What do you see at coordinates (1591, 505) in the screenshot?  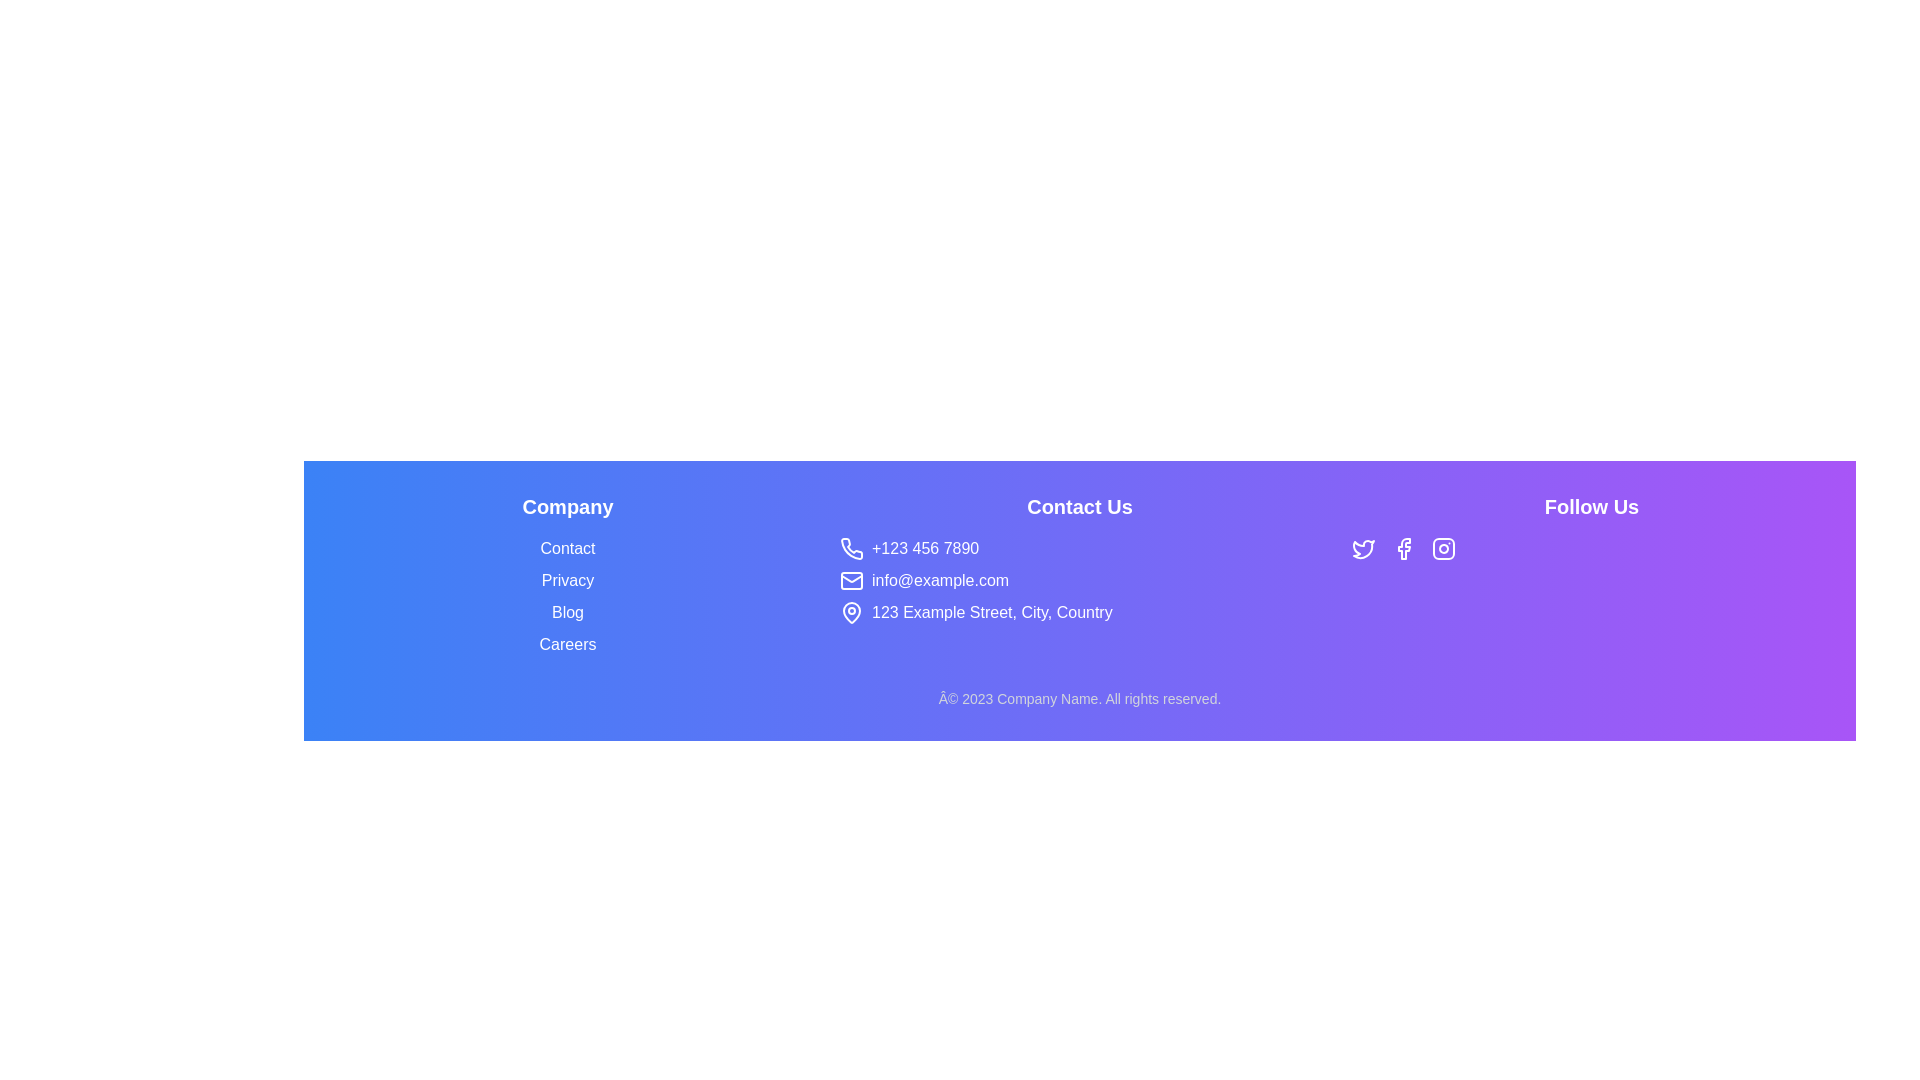 I see `the text label indicating social media links at the top-right of the footer section` at bounding box center [1591, 505].